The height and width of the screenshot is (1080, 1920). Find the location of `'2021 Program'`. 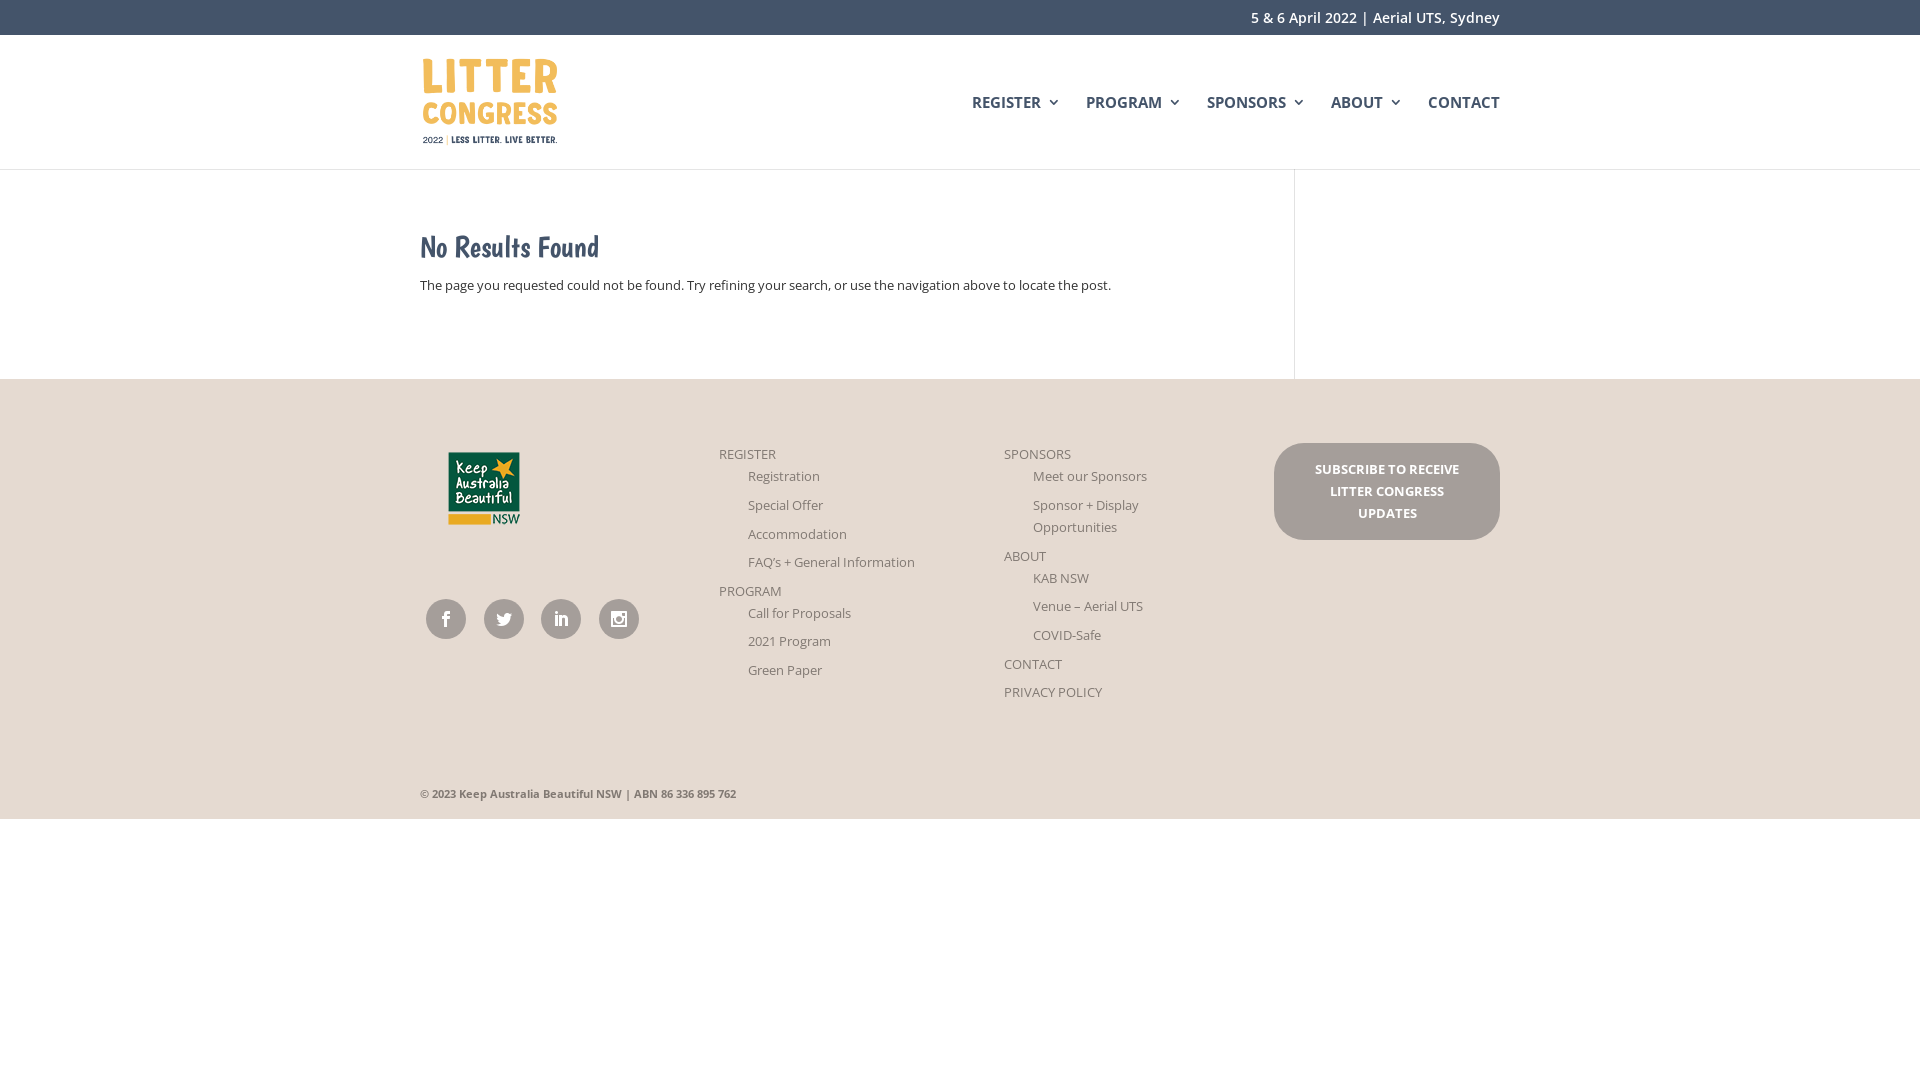

'2021 Program' is located at coordinates (788, 640).